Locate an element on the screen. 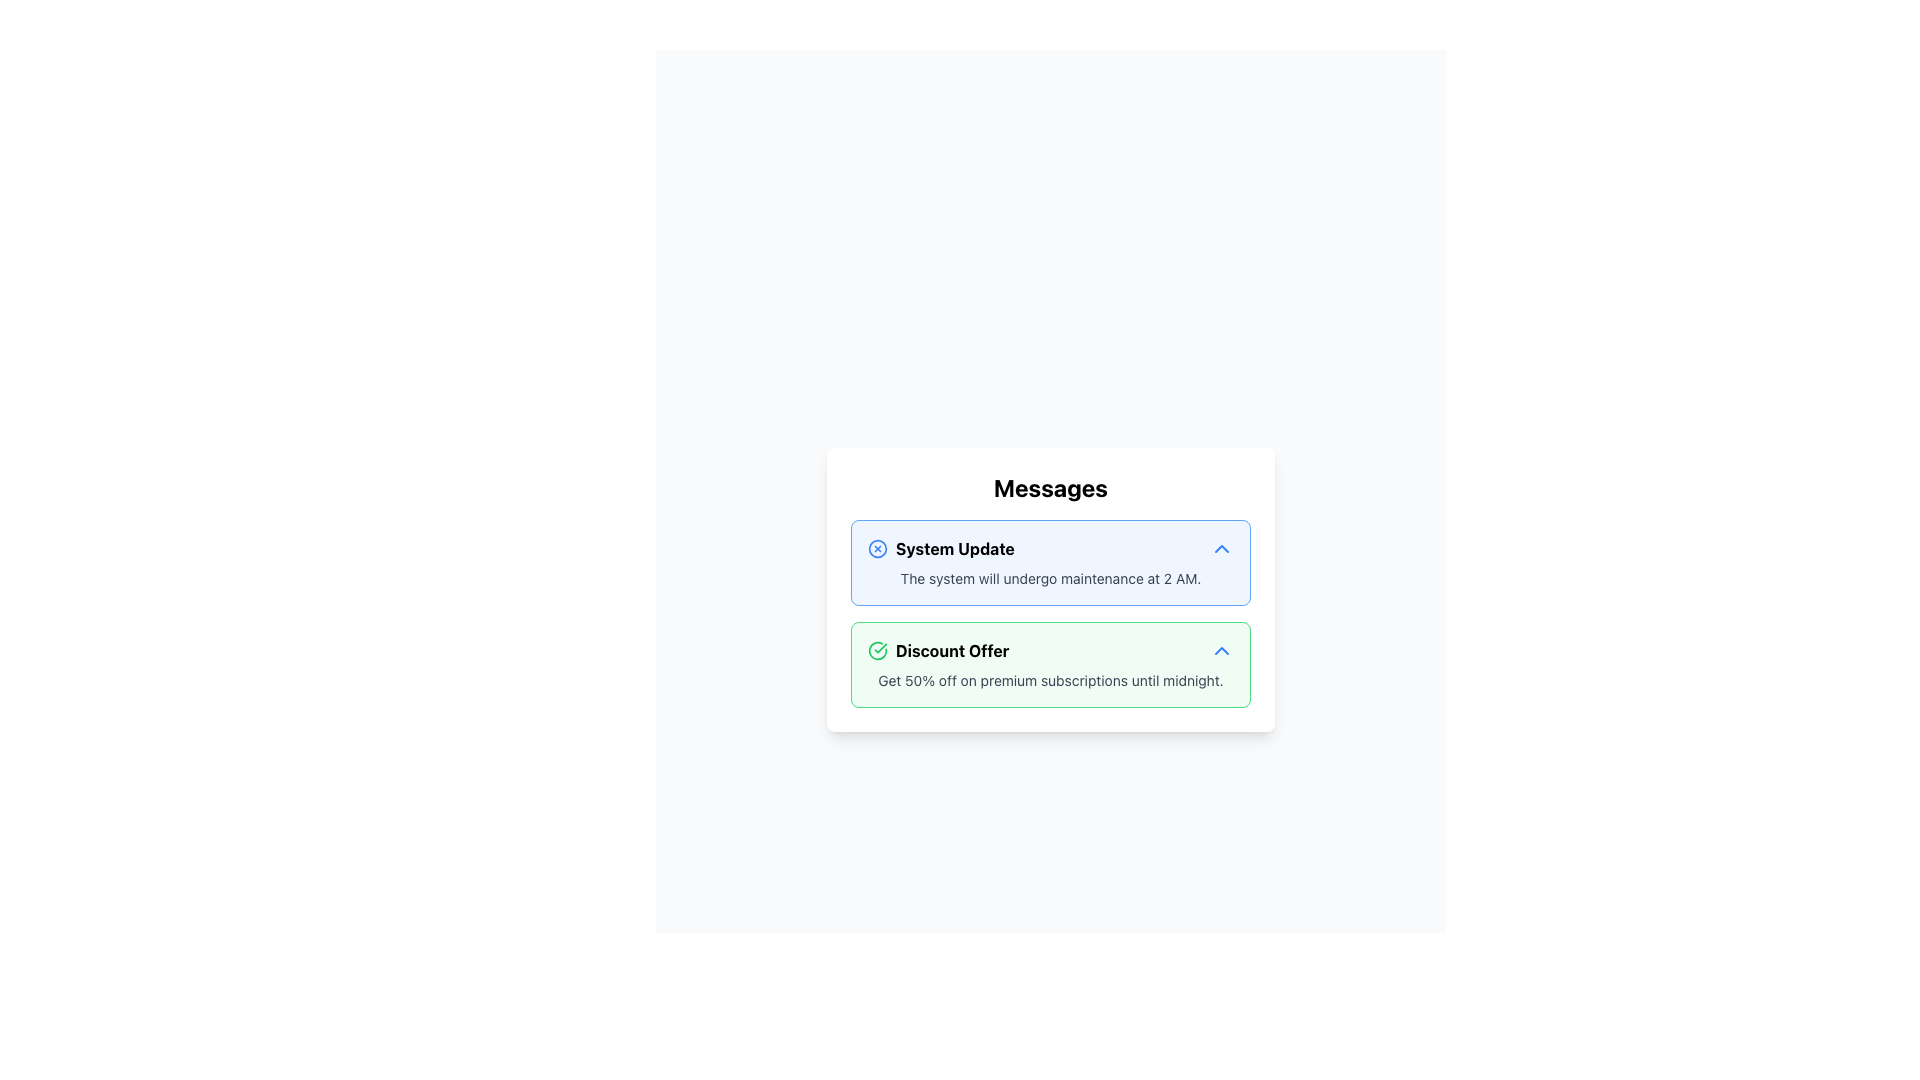  and copy the informational text about the upcoming system maintenance located in the highlighted notification area titled 'System Update' is located at coordinates (1050, 578).